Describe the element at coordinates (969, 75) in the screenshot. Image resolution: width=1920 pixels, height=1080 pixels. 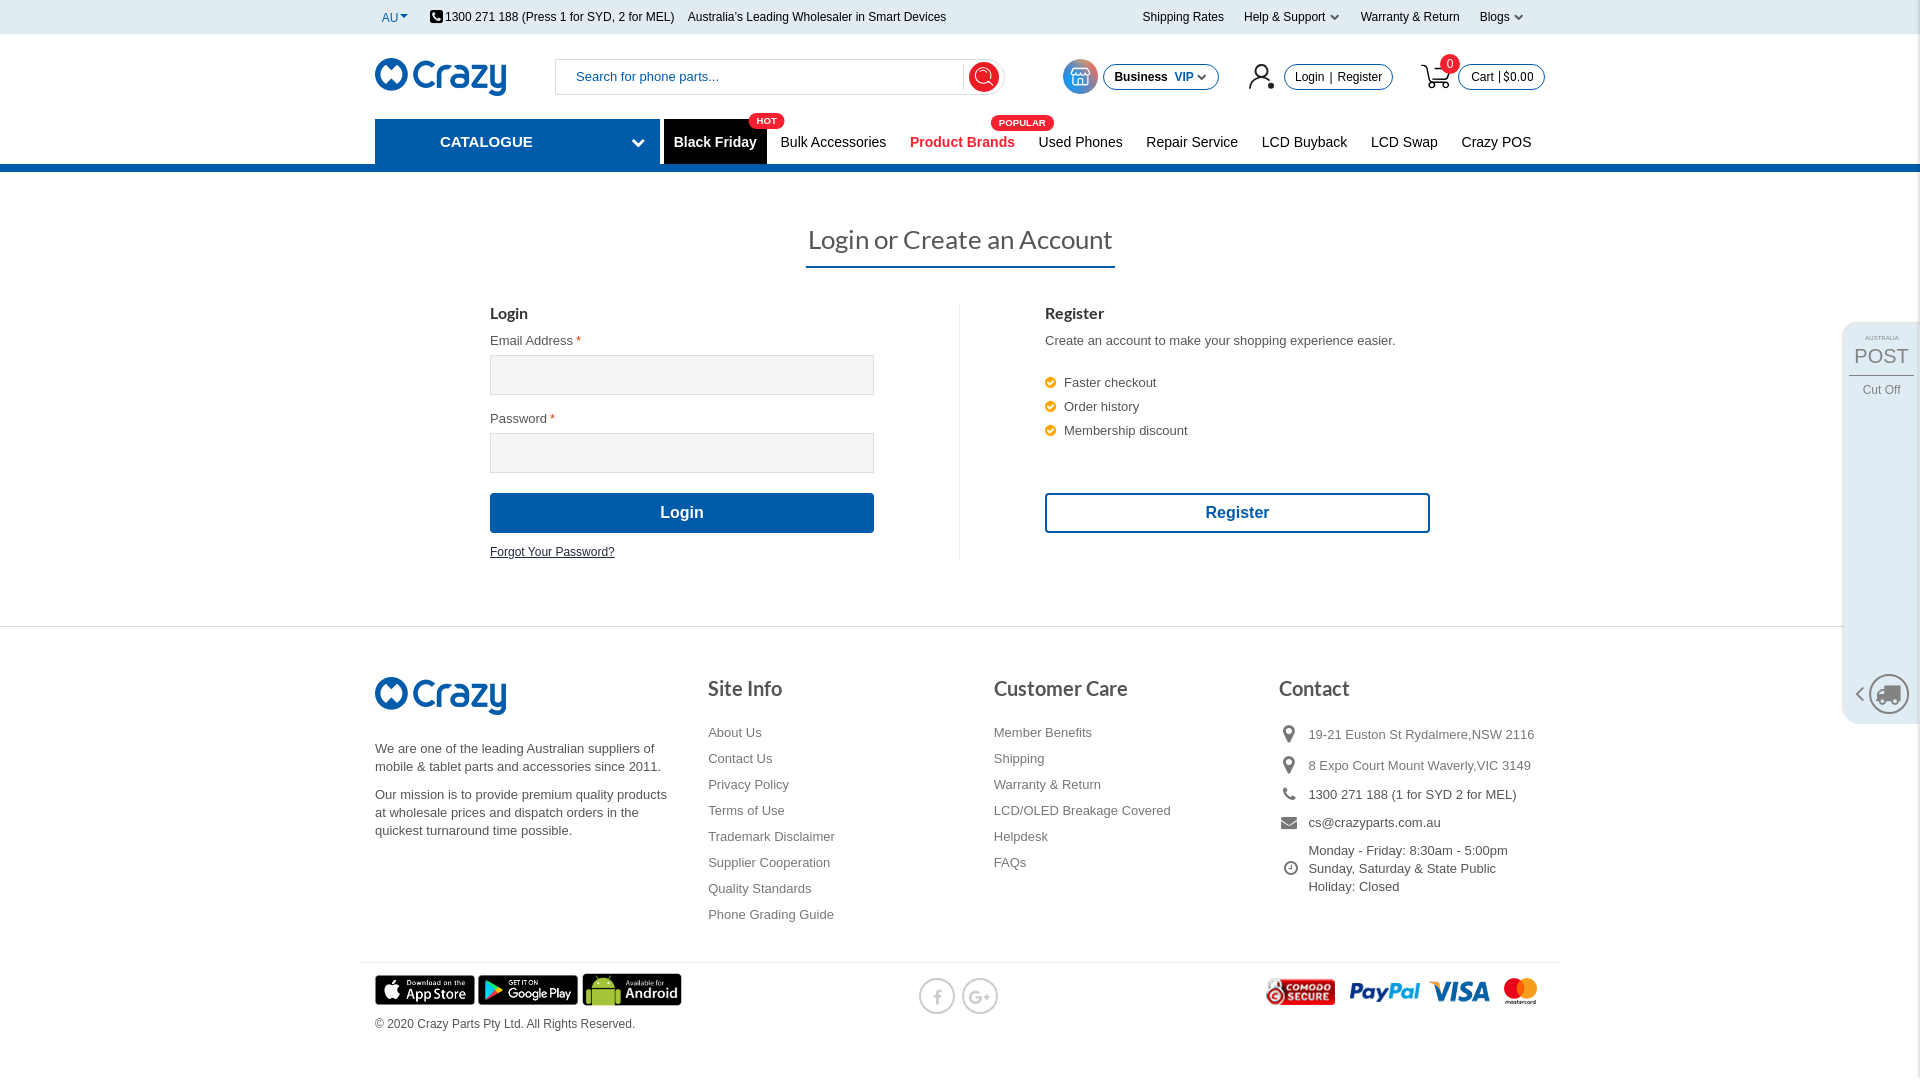
I see `'Search'` at that location.